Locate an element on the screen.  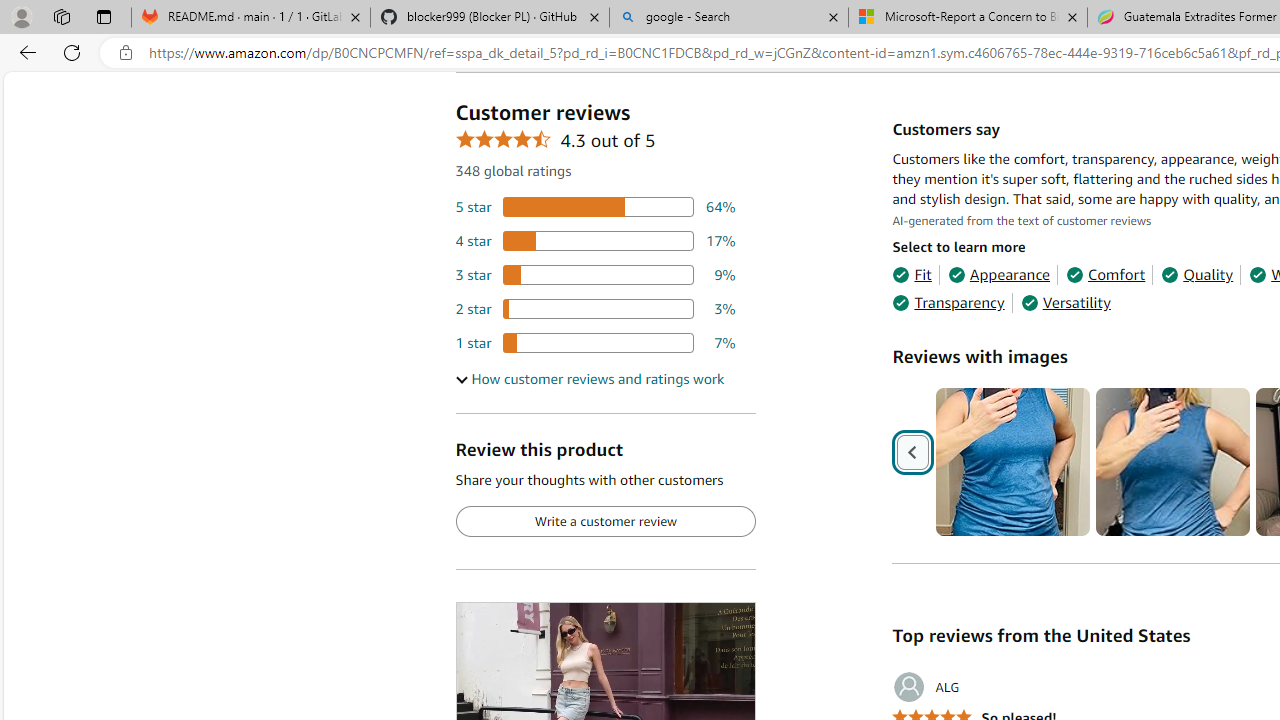
'ALG' is located at coordinates (925, 686).